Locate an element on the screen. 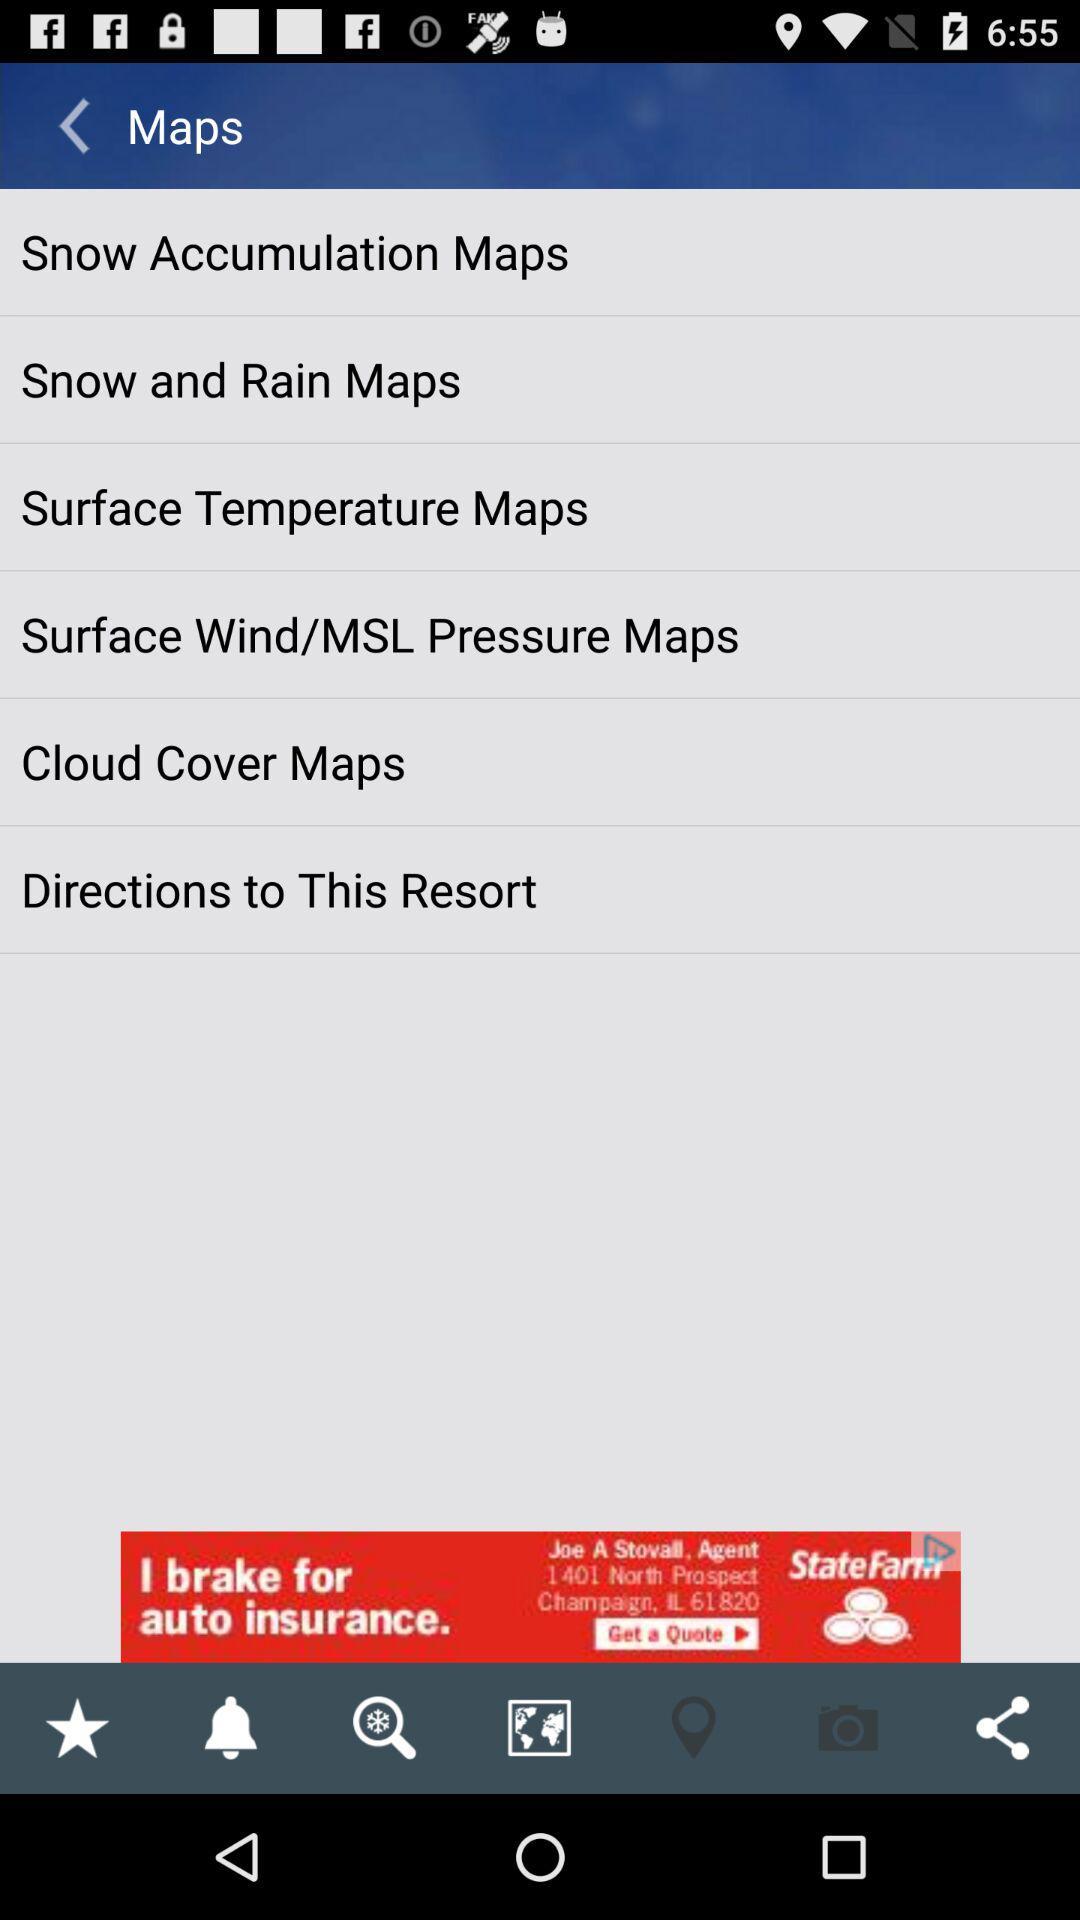 The height and width of the screenshot is (1920, 1080). find the location is located at coordinates (692, 1727).